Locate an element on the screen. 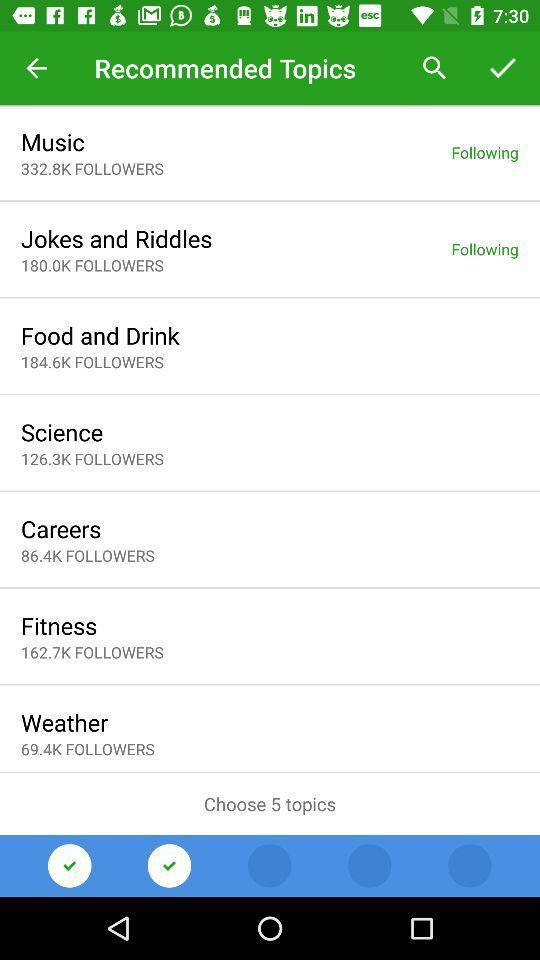  icon to the left of the recommended topics is located at coordinates (36, 68).